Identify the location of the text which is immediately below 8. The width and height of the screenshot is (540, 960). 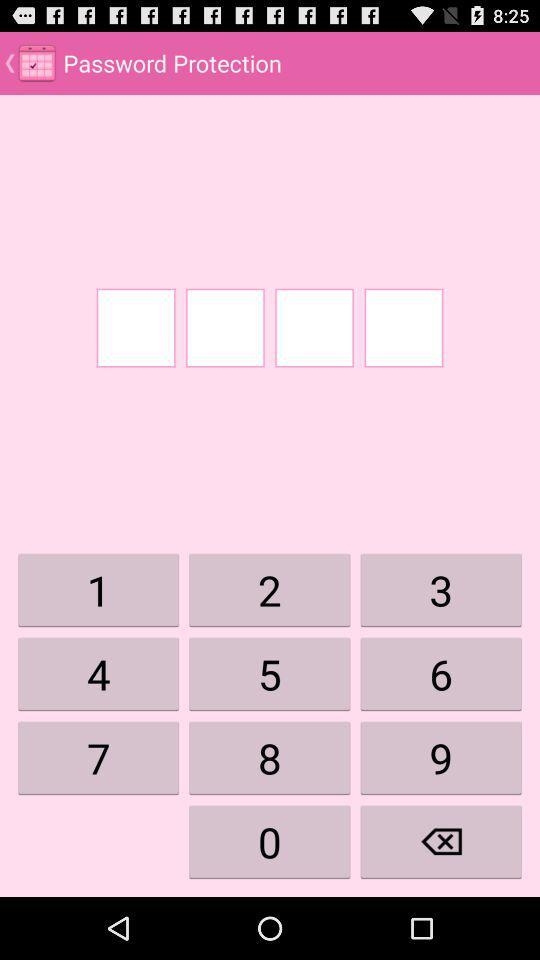
(270, 841).